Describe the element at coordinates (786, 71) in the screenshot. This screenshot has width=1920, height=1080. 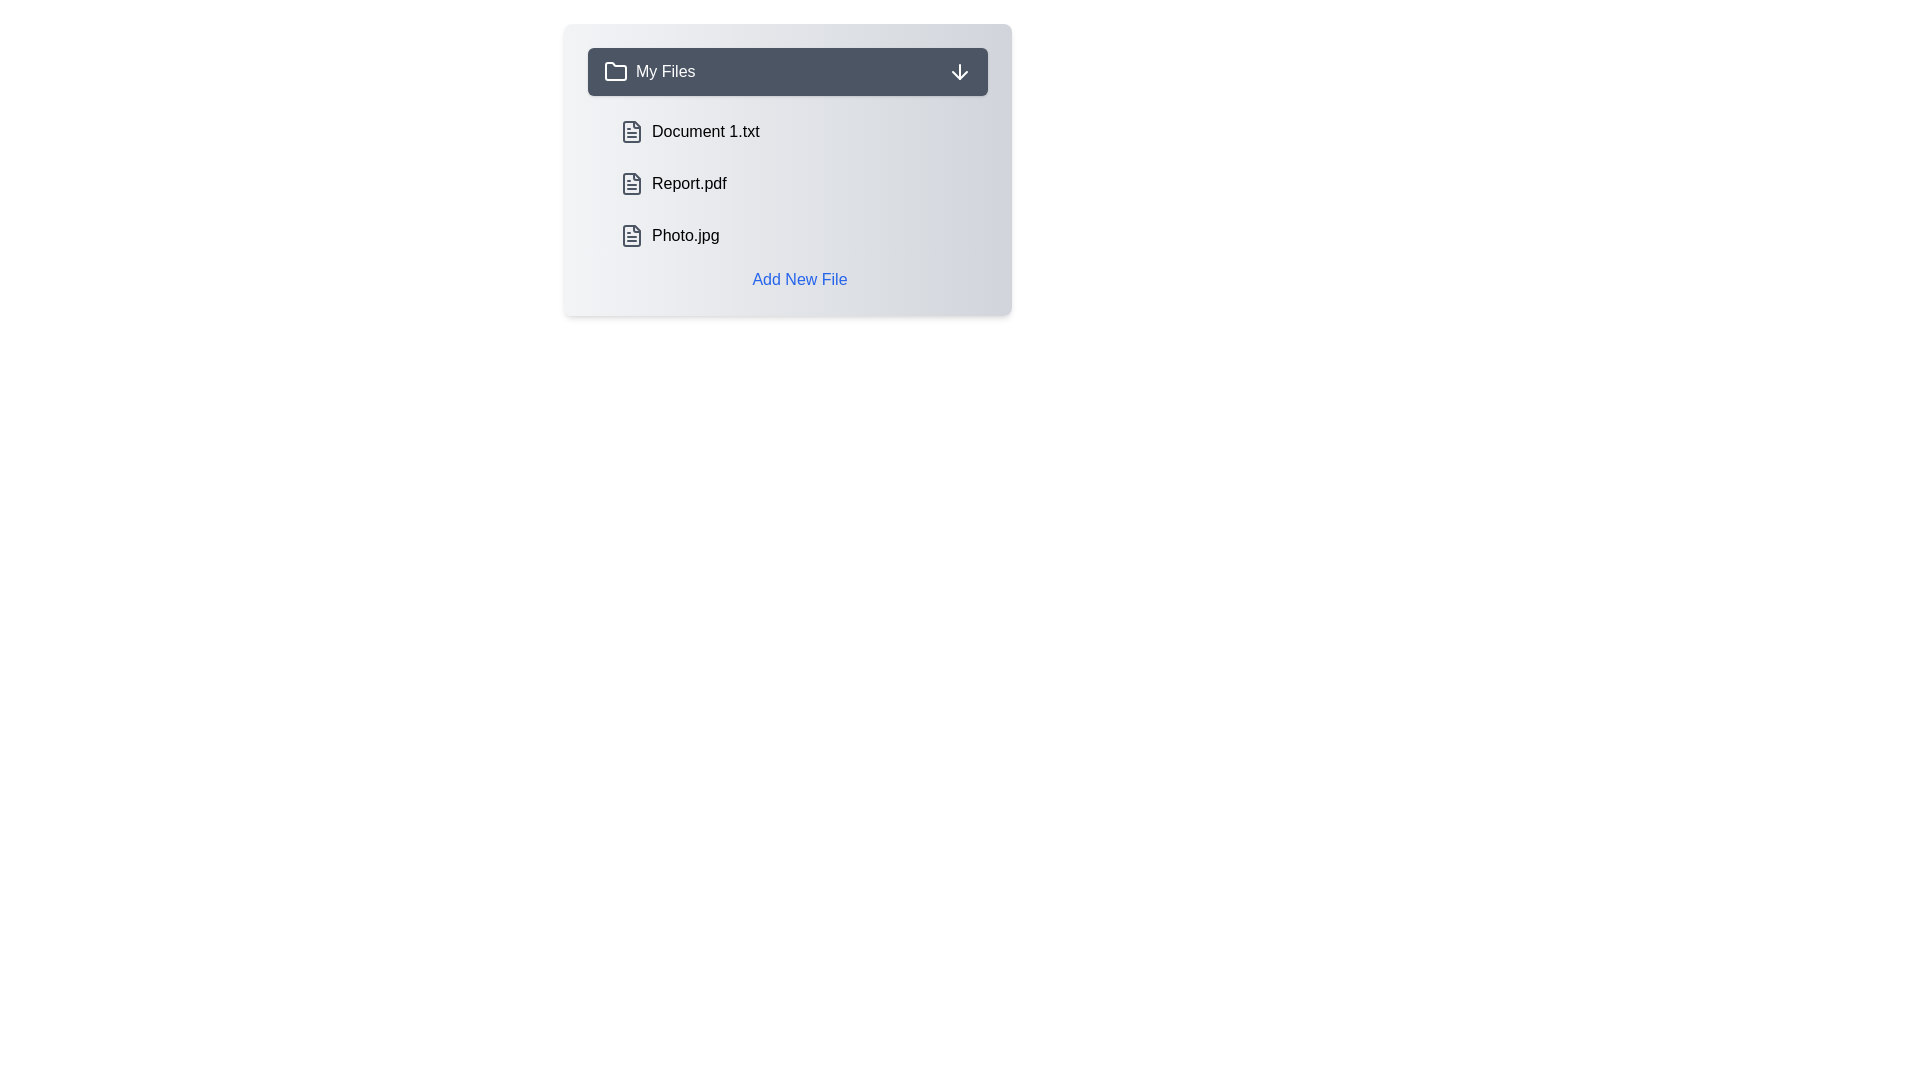
I see `'My Files' button to toggle the visibility of the folder content` at that location.